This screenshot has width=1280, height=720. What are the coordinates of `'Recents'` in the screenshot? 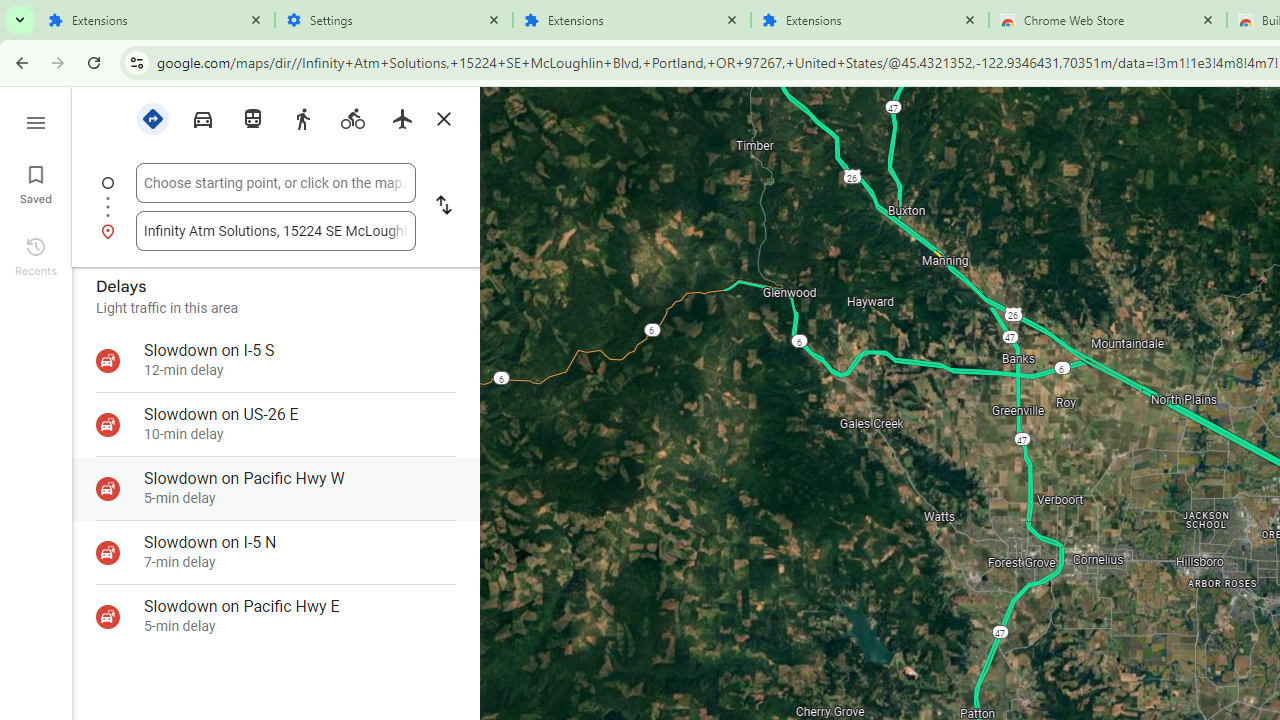 It's located at (35, 253).